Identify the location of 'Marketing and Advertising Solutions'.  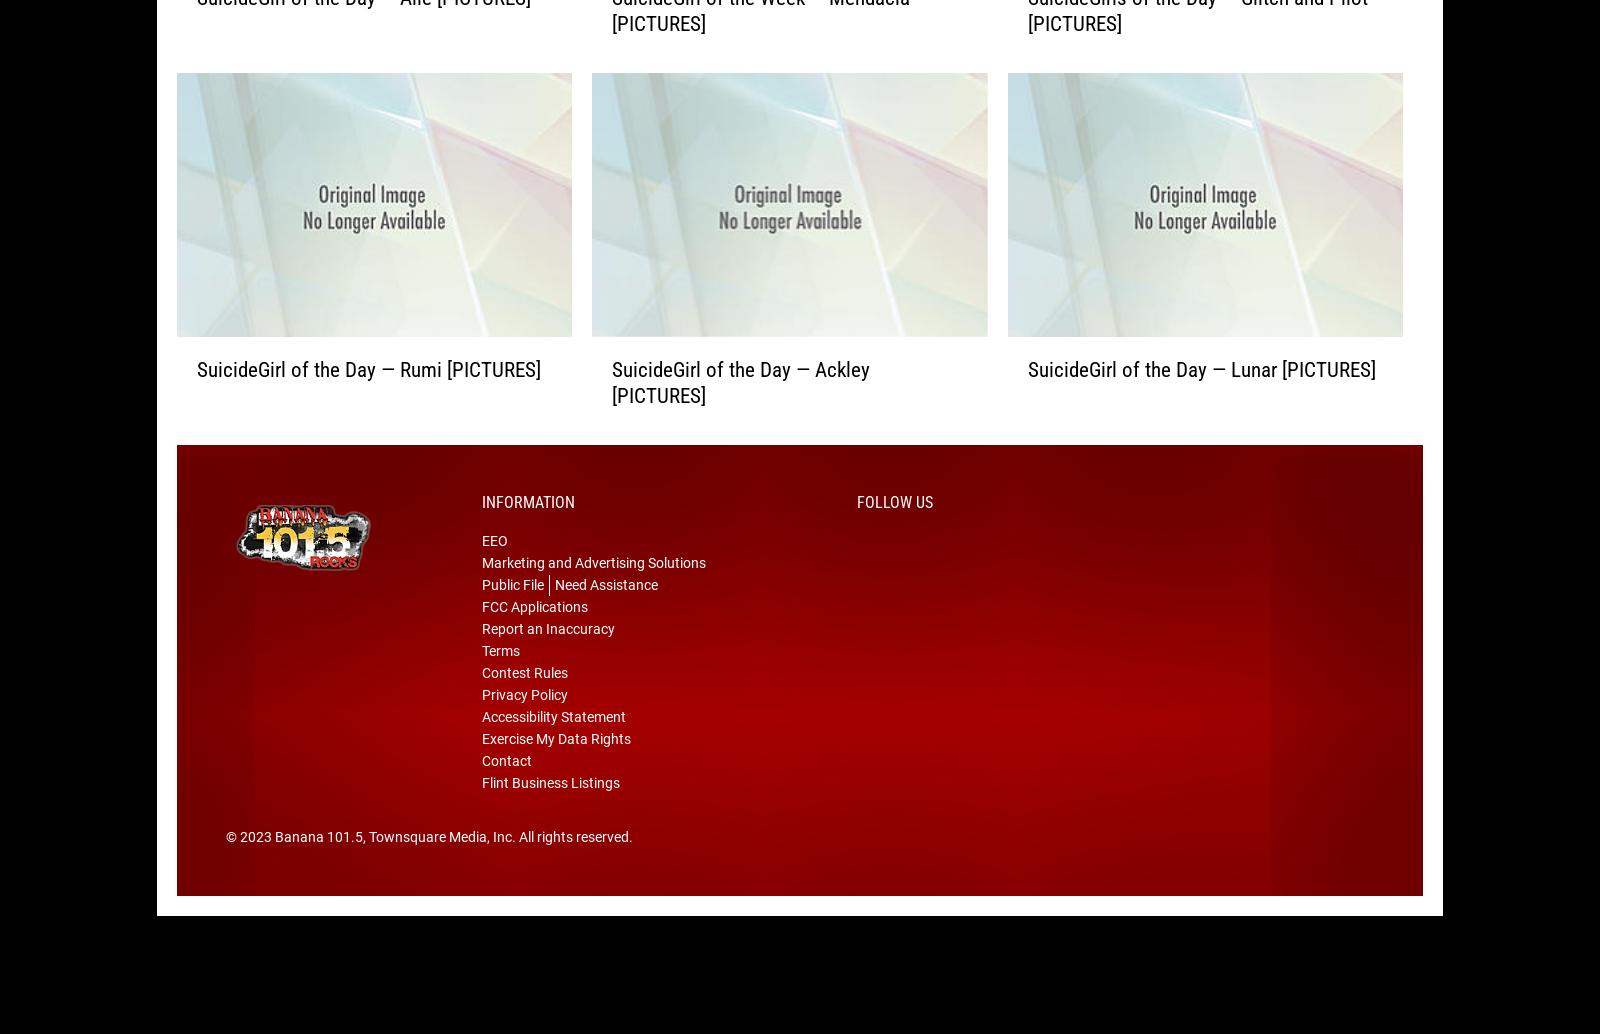
(481, 594).